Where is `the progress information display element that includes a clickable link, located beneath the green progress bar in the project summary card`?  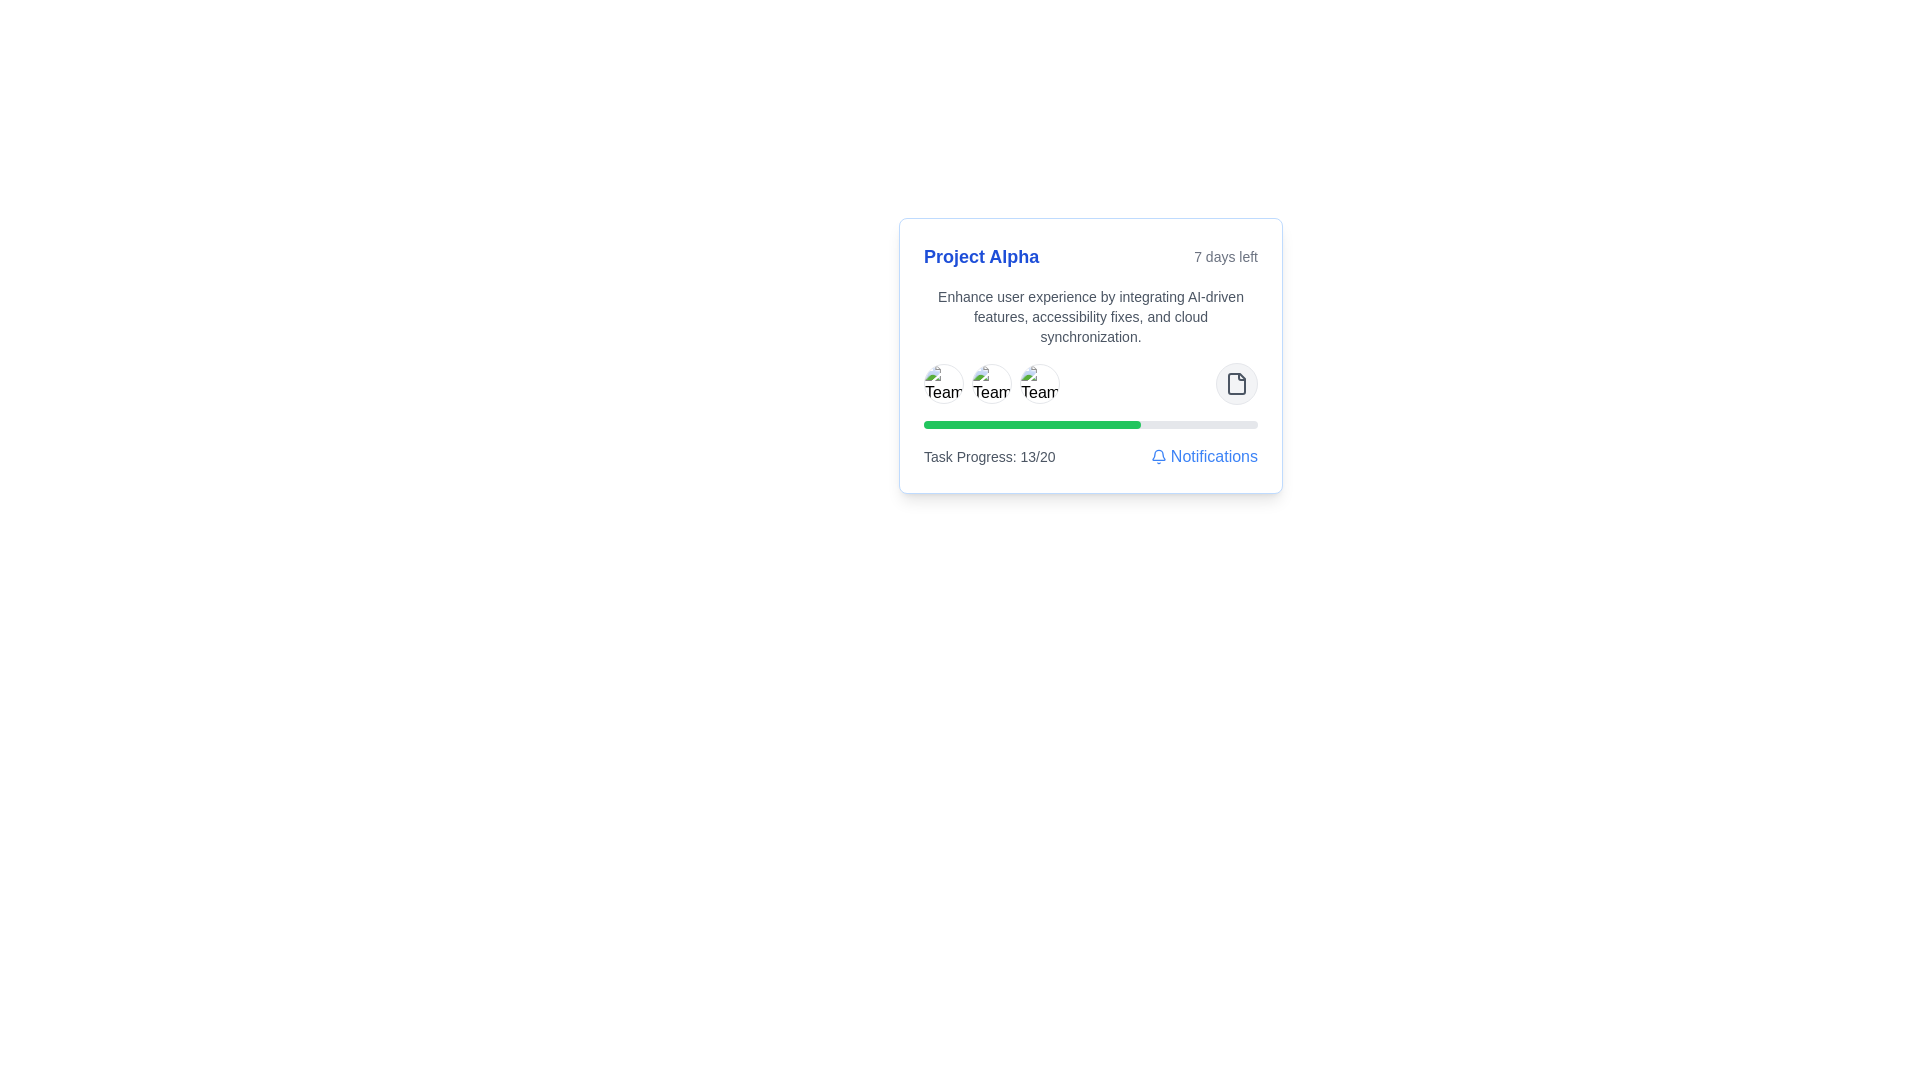 the progress information display element that includes a clickable link, located beneath the green progress bar in the project summary card is located at coordinates (1089, 456).